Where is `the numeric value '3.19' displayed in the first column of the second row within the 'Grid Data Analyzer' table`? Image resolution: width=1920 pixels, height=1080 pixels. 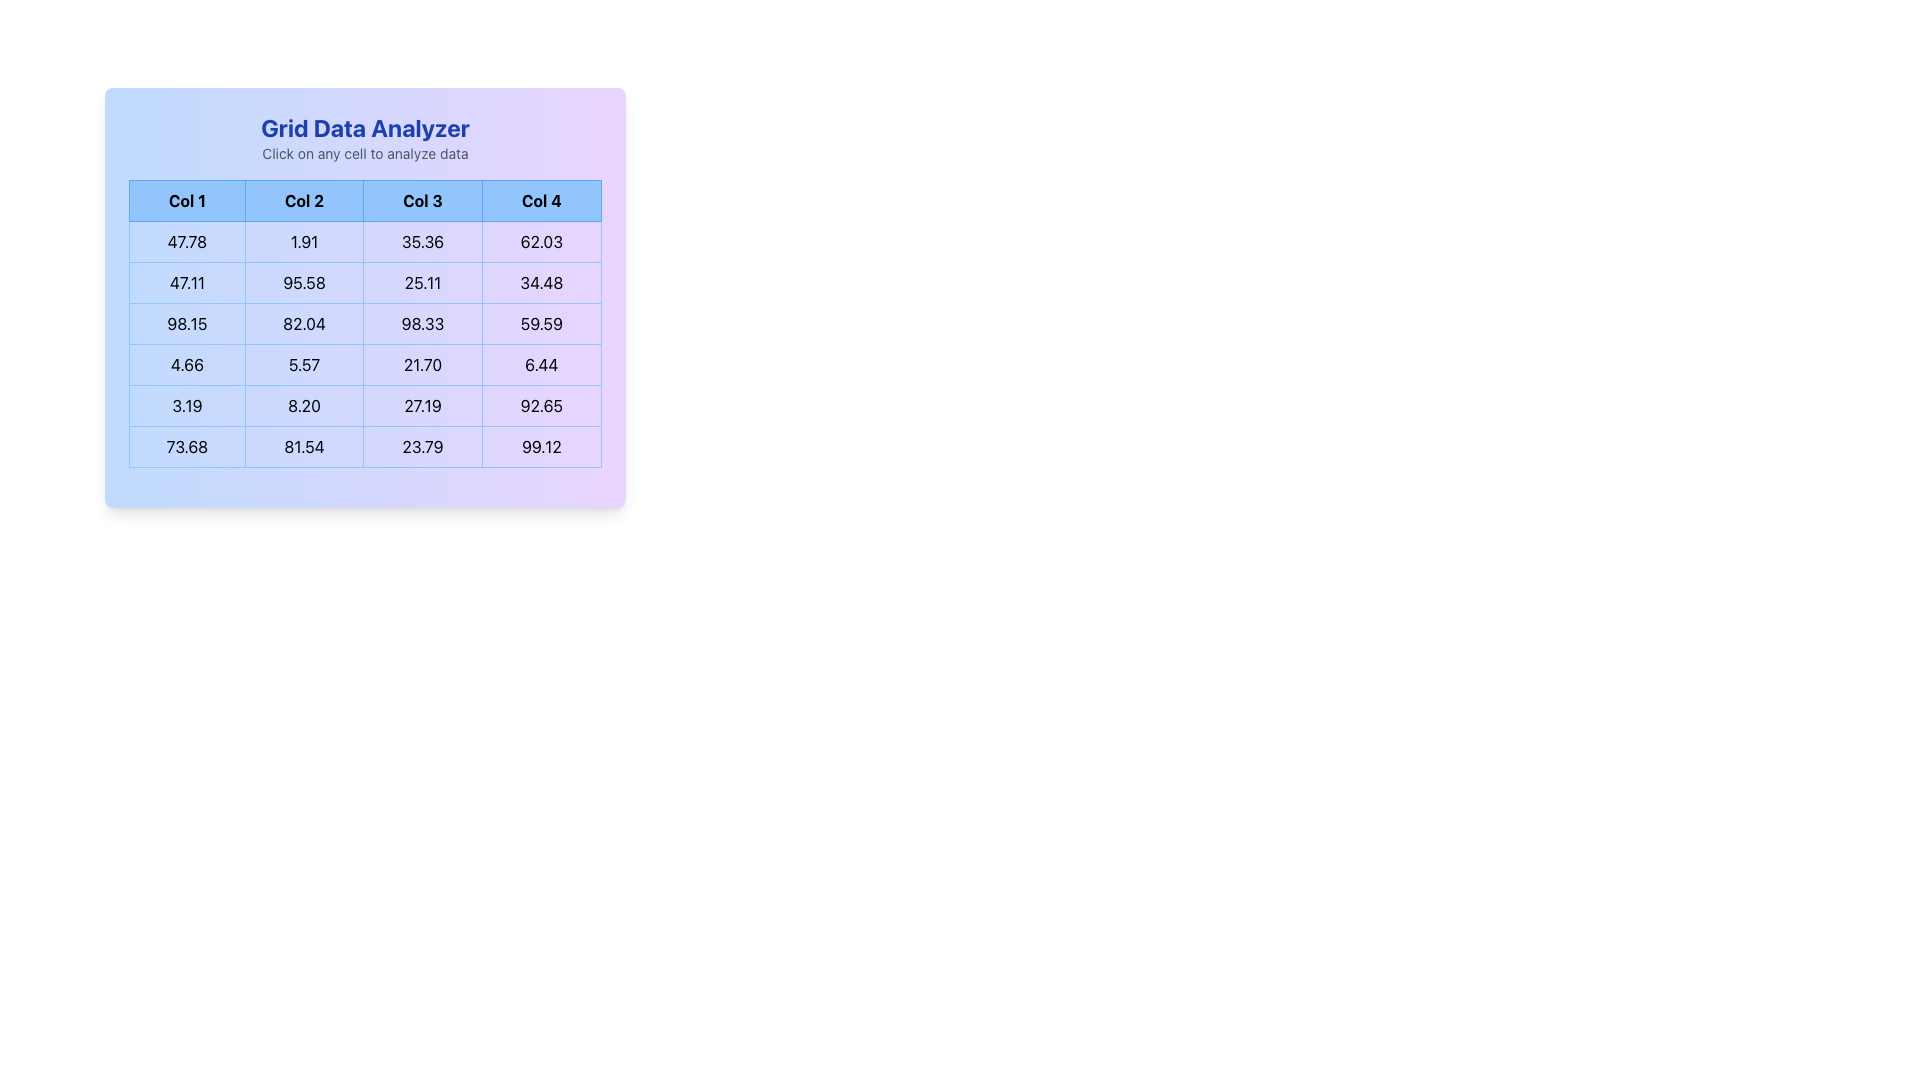 the numeric value '3.19' displayed in the first column of the second row within the 'Grid Data Analyzer' table is located at coordinates (187, 405).